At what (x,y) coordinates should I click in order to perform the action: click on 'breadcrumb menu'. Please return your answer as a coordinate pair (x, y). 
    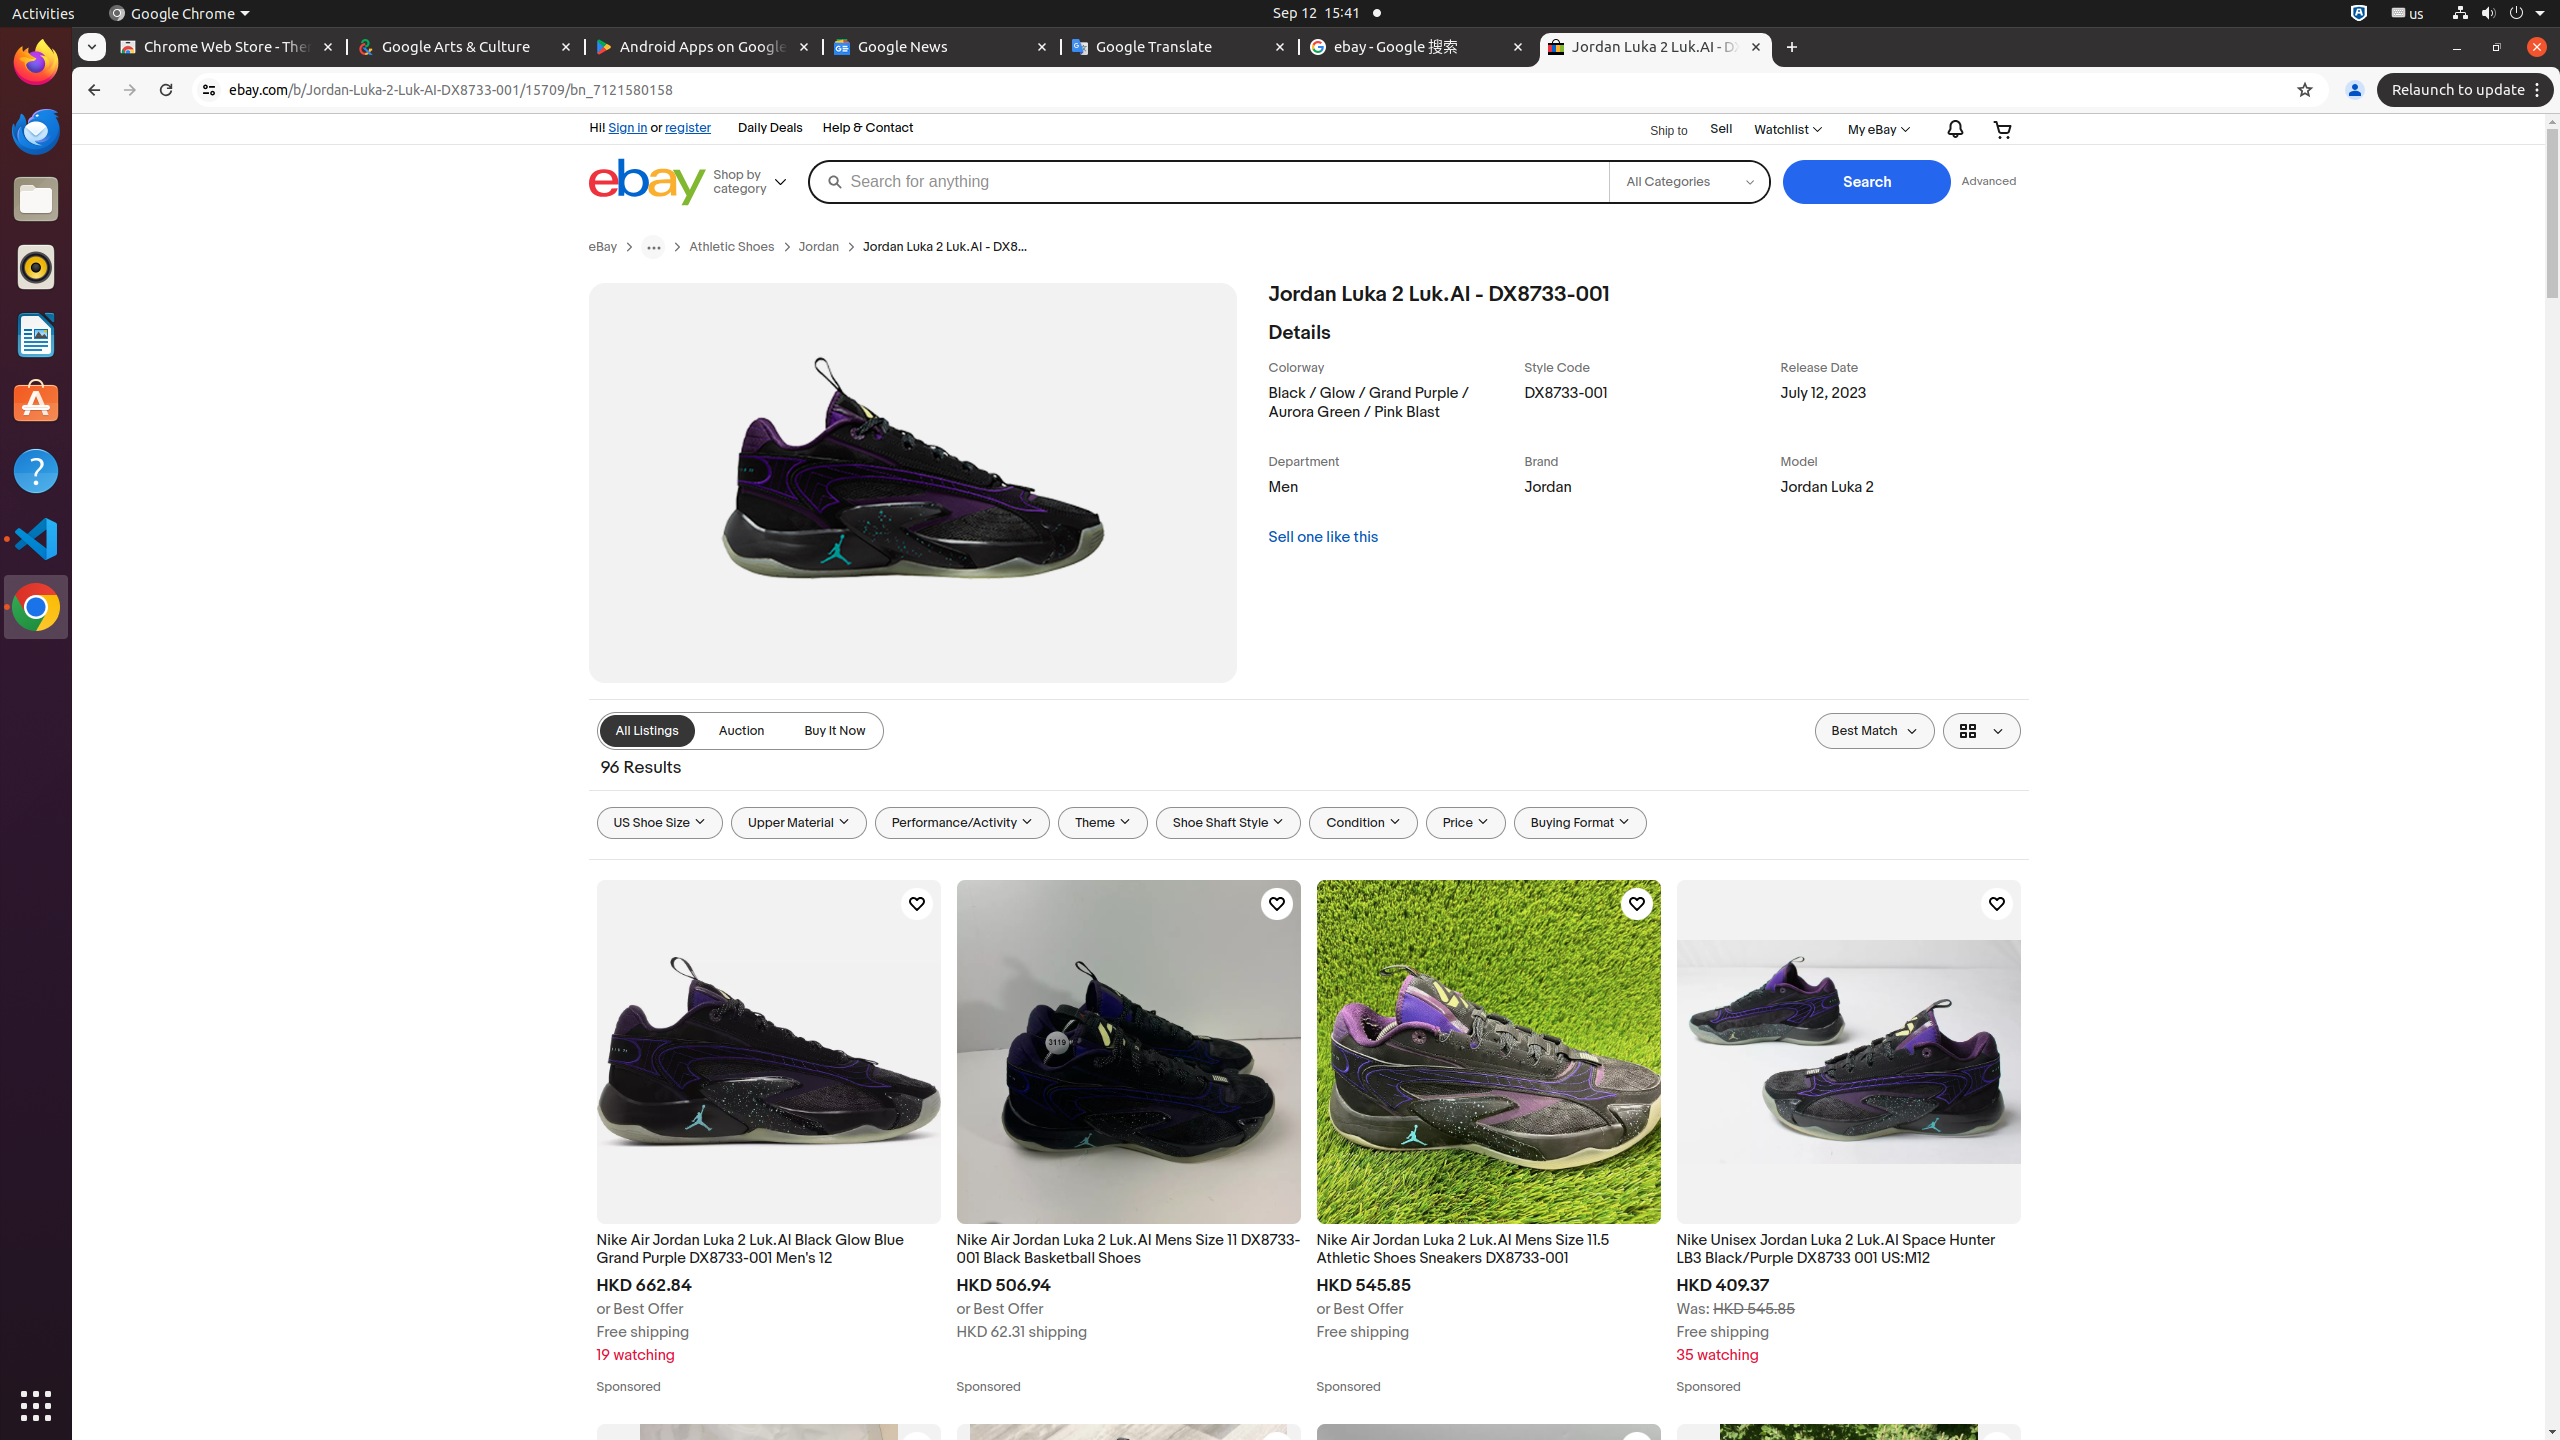
    Looking at the image, I should click on (652, 245).